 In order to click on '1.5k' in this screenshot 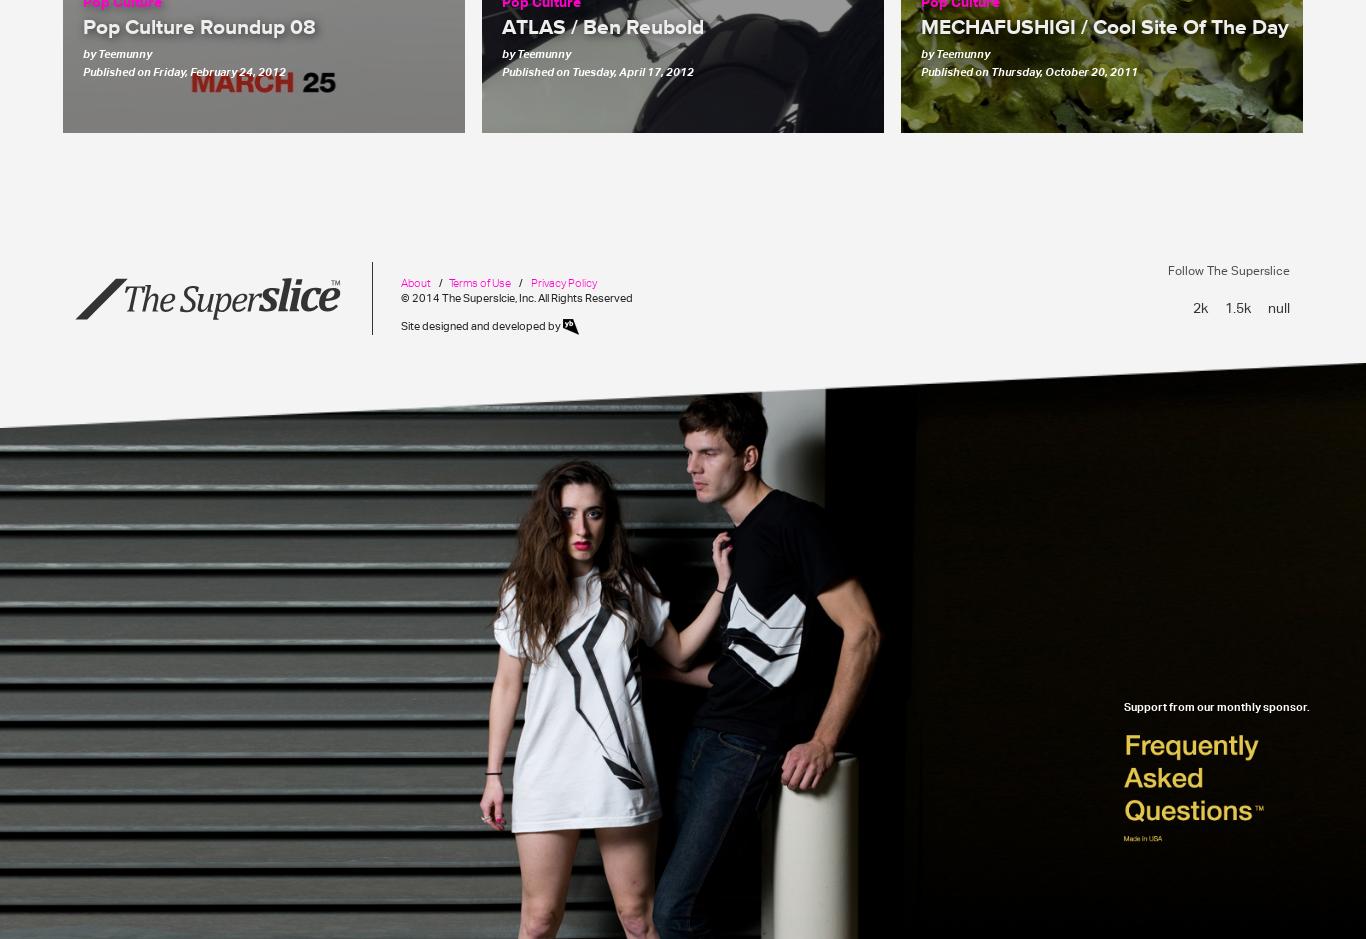, I will do `click(1237, 306)`.